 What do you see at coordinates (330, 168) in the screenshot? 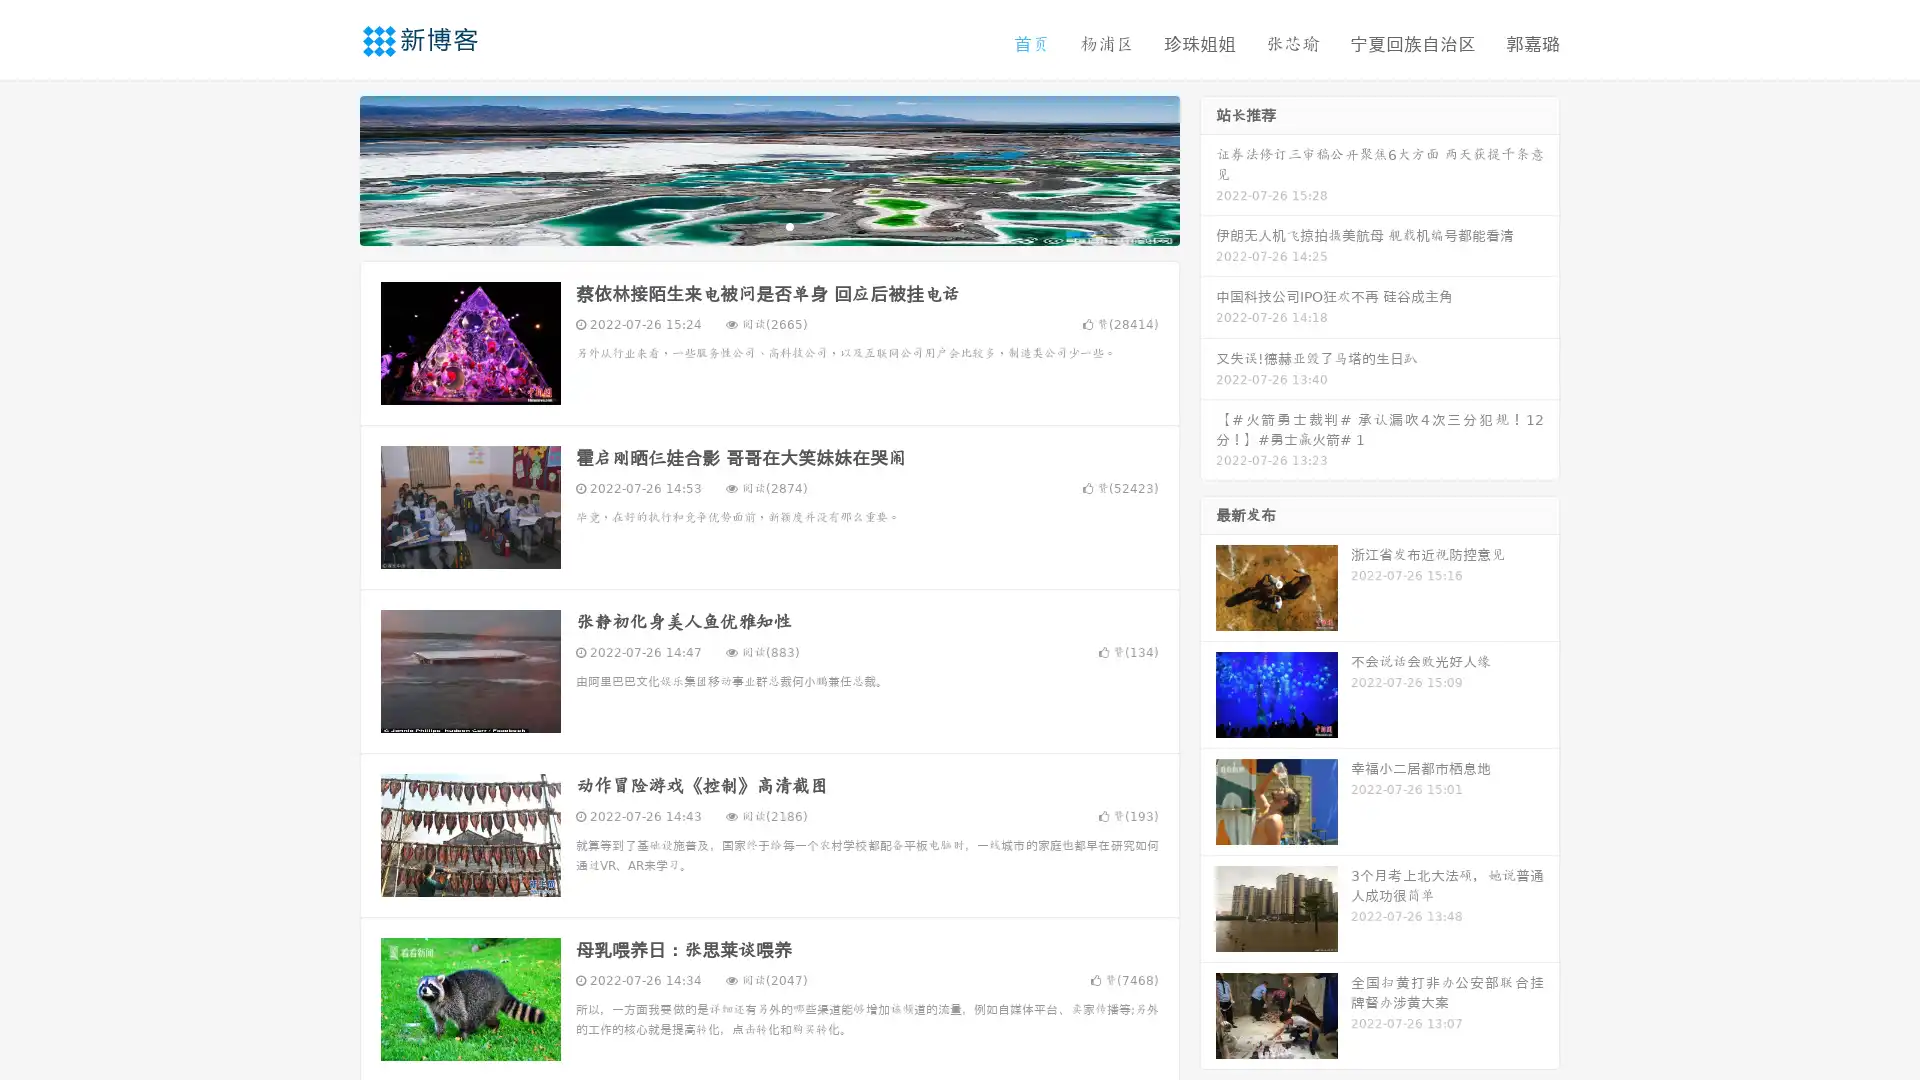
I see `Previous slide` at bounding box center [330, 168].